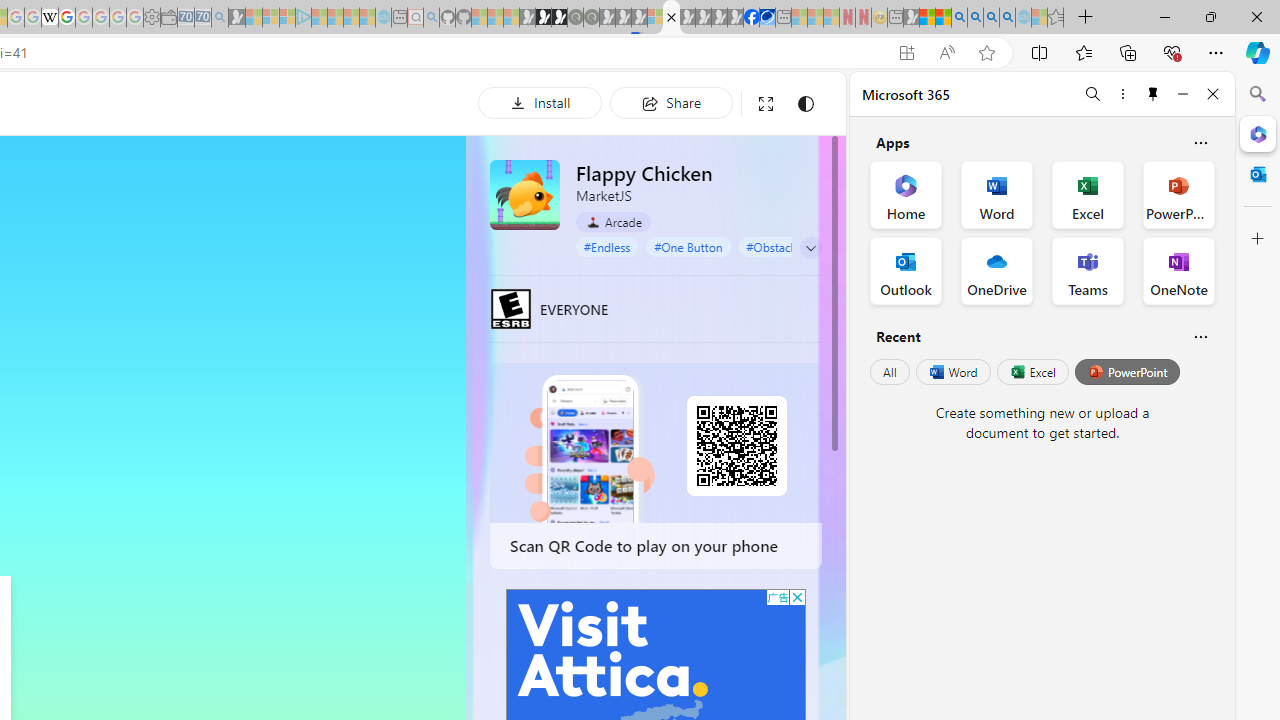 Image resolution: width=1280 pixels, height=720 pixels. I want to click on 'MSN - Sleeping', so click(910, 17).